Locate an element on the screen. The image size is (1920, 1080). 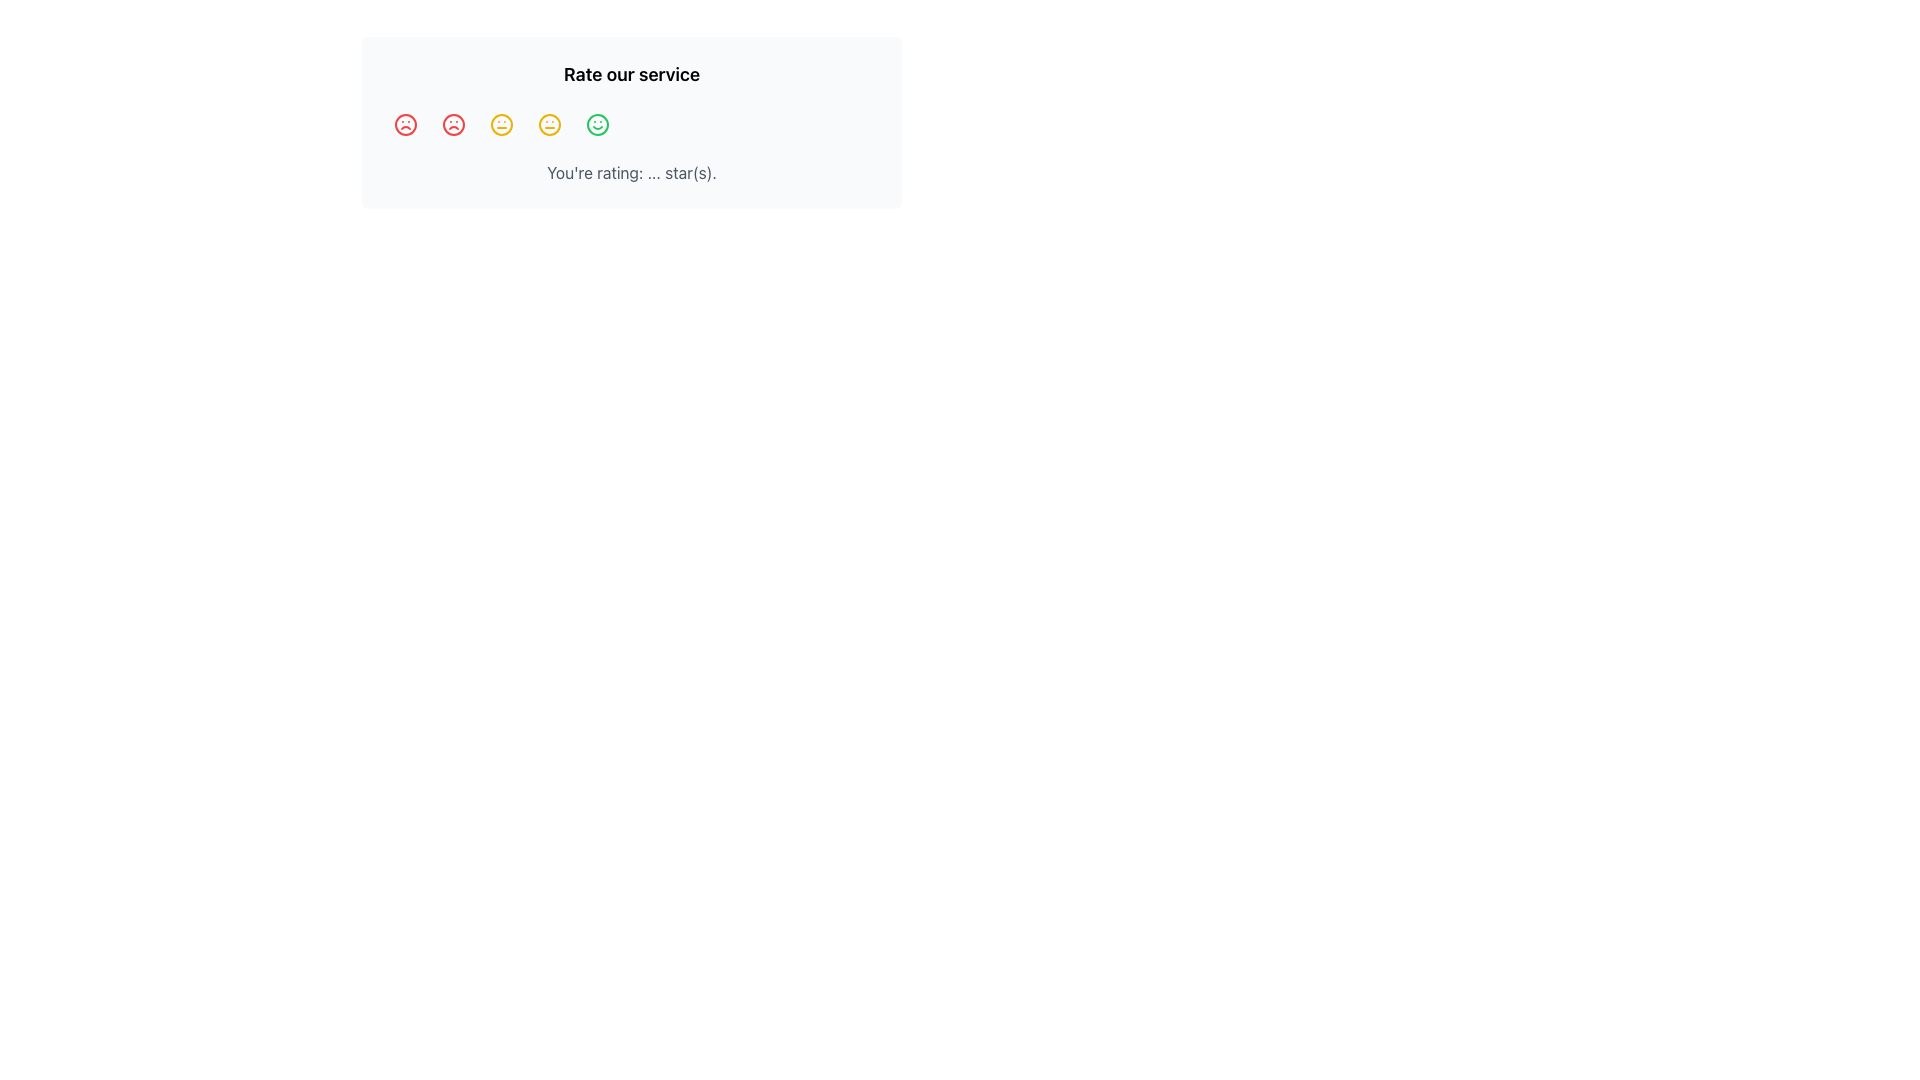
the last clickable circular icon with a green smiley face symbol, which is part of a horizontal row of rating icons is located at coordinates (597, 124).